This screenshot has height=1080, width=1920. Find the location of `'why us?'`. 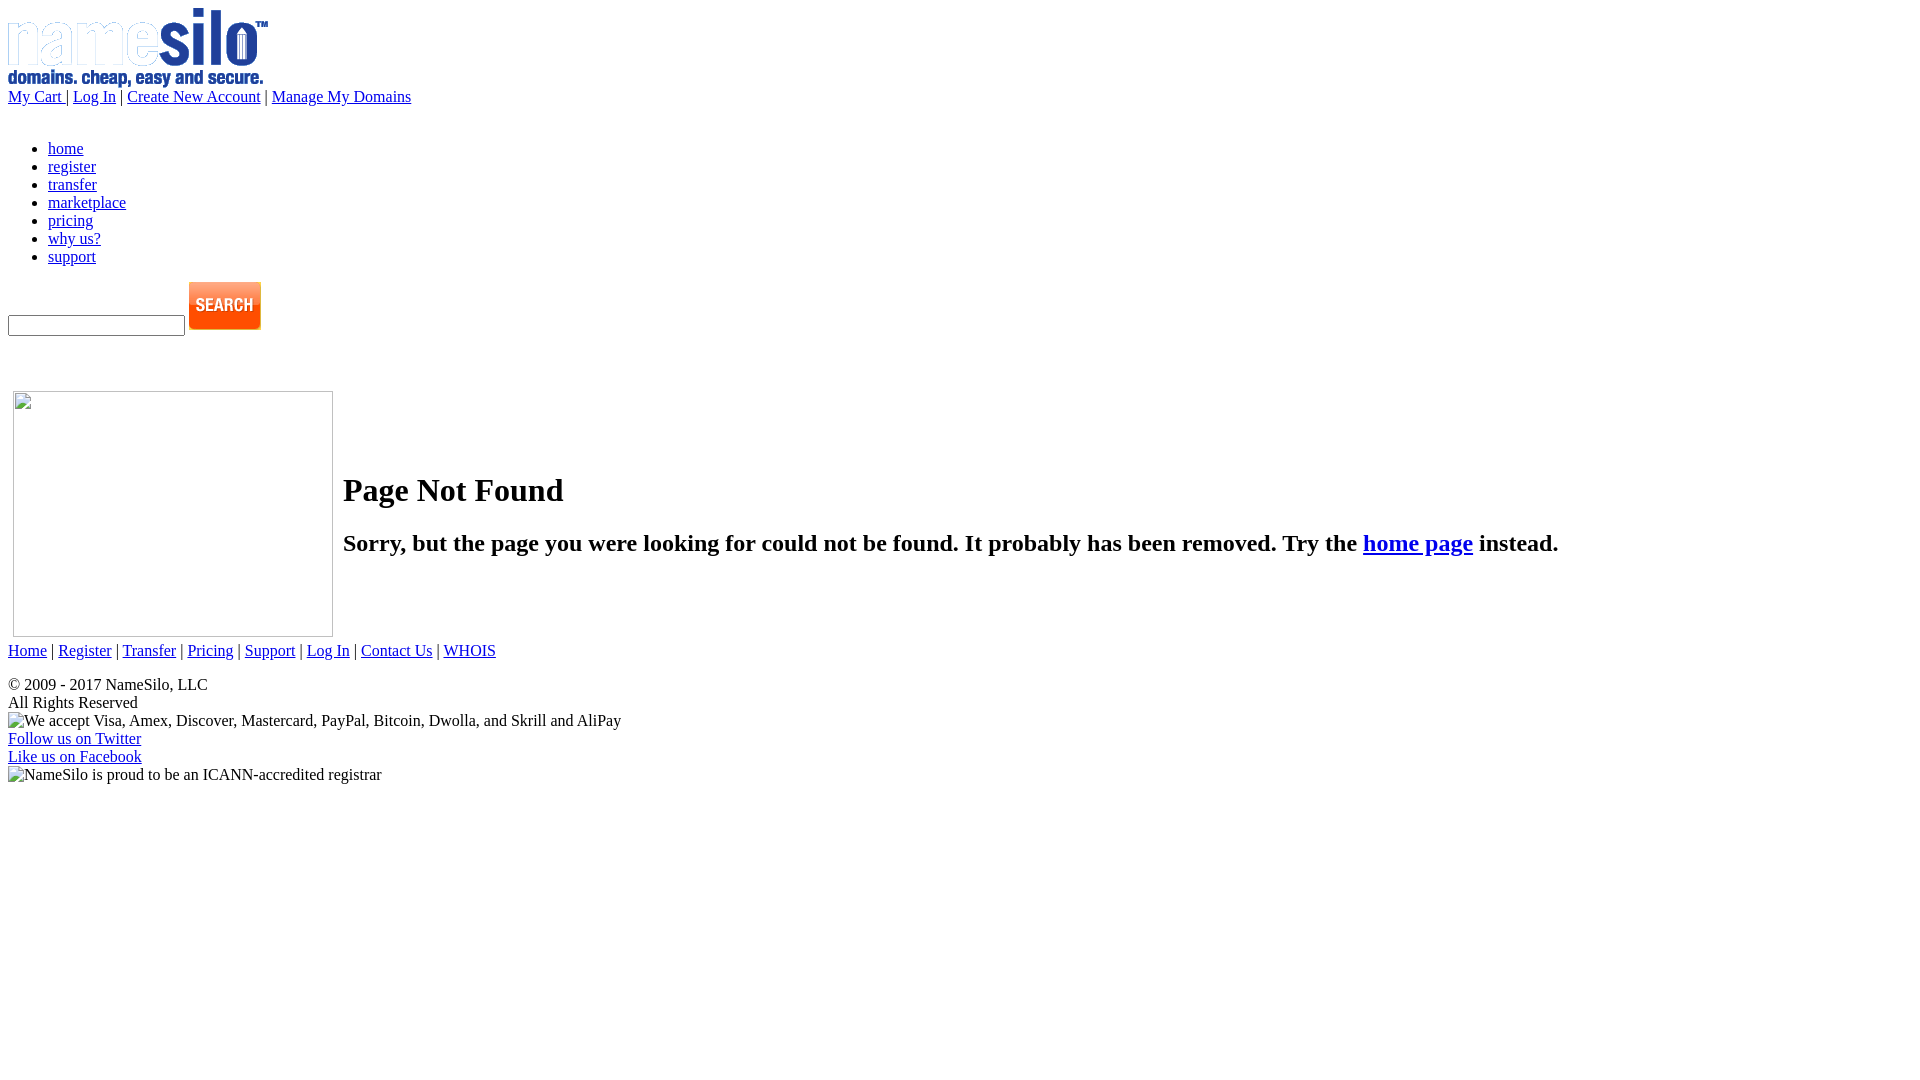

'why us?' is located at coordinates (48, 237).